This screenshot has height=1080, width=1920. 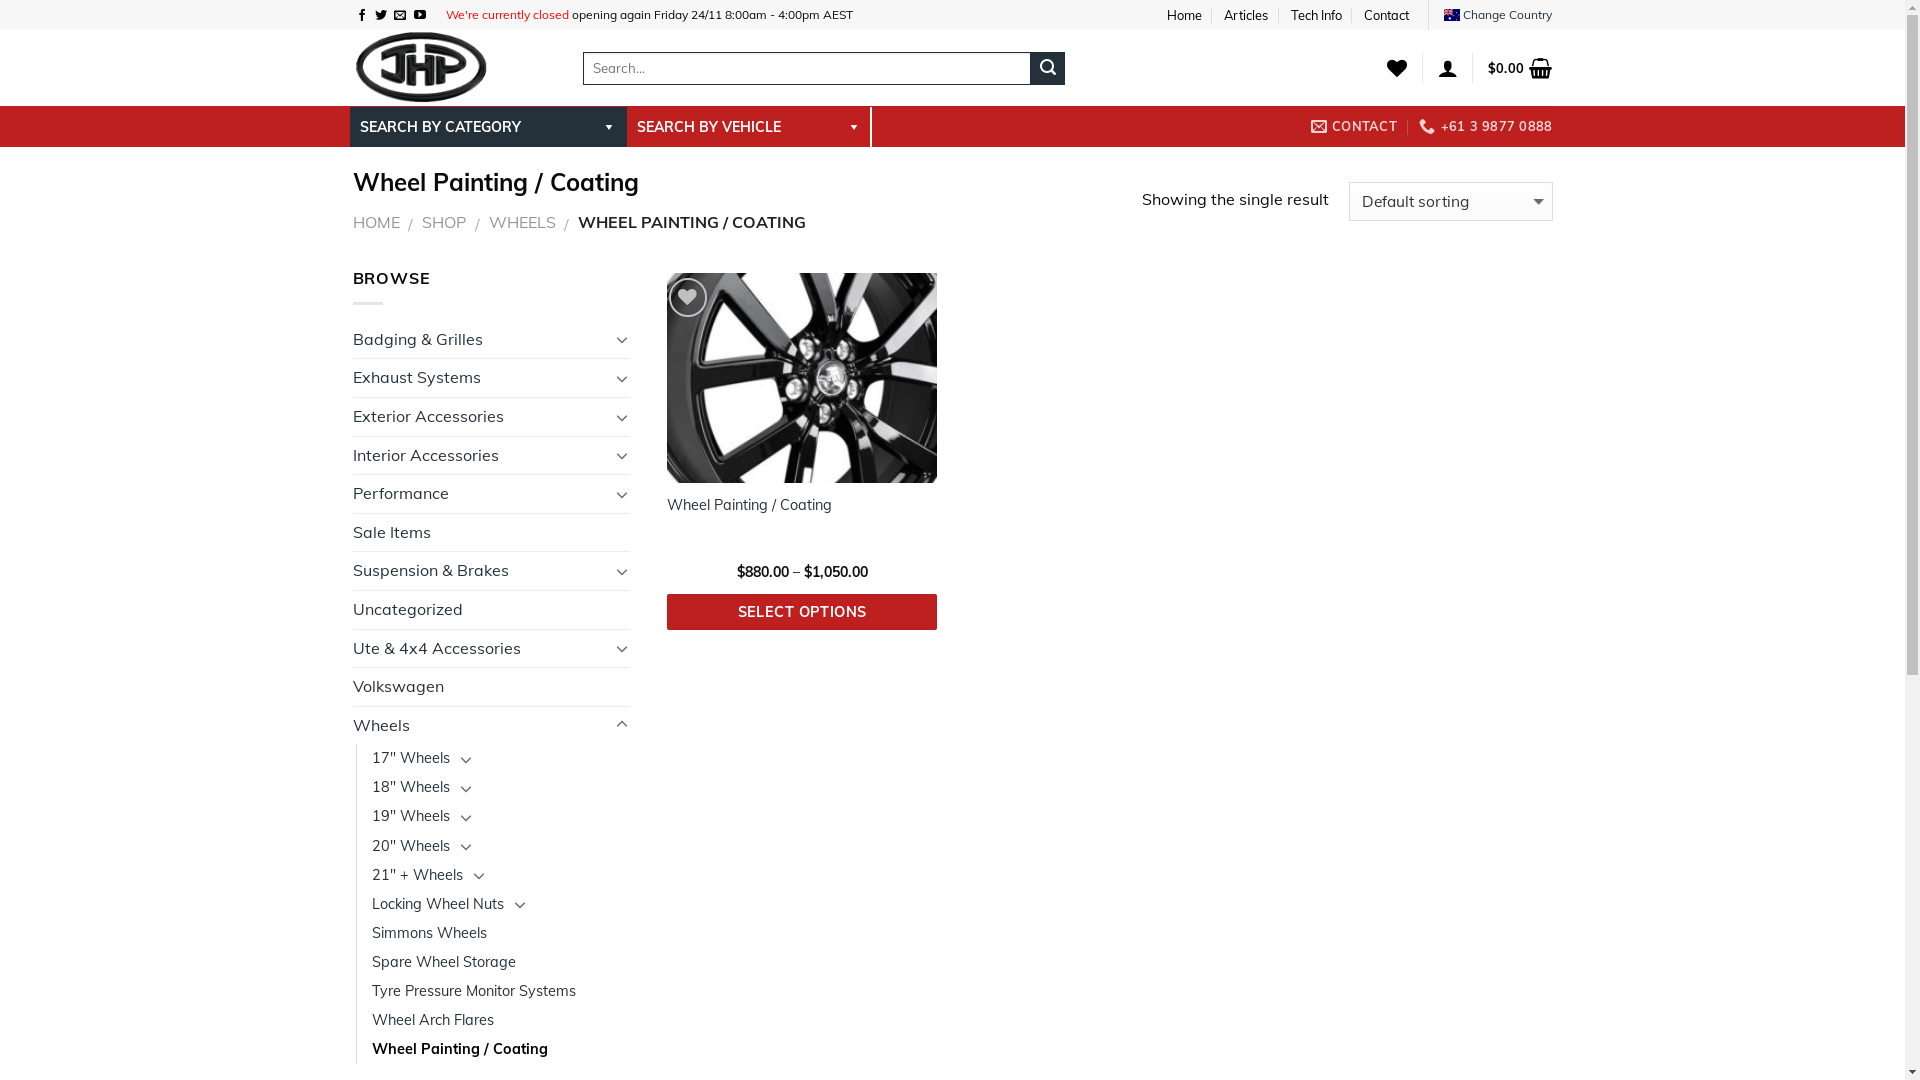 What do you see at coordinates (480, 725) in the screenshot?
I see `'Wheels'` at bounding box center [480, 725].